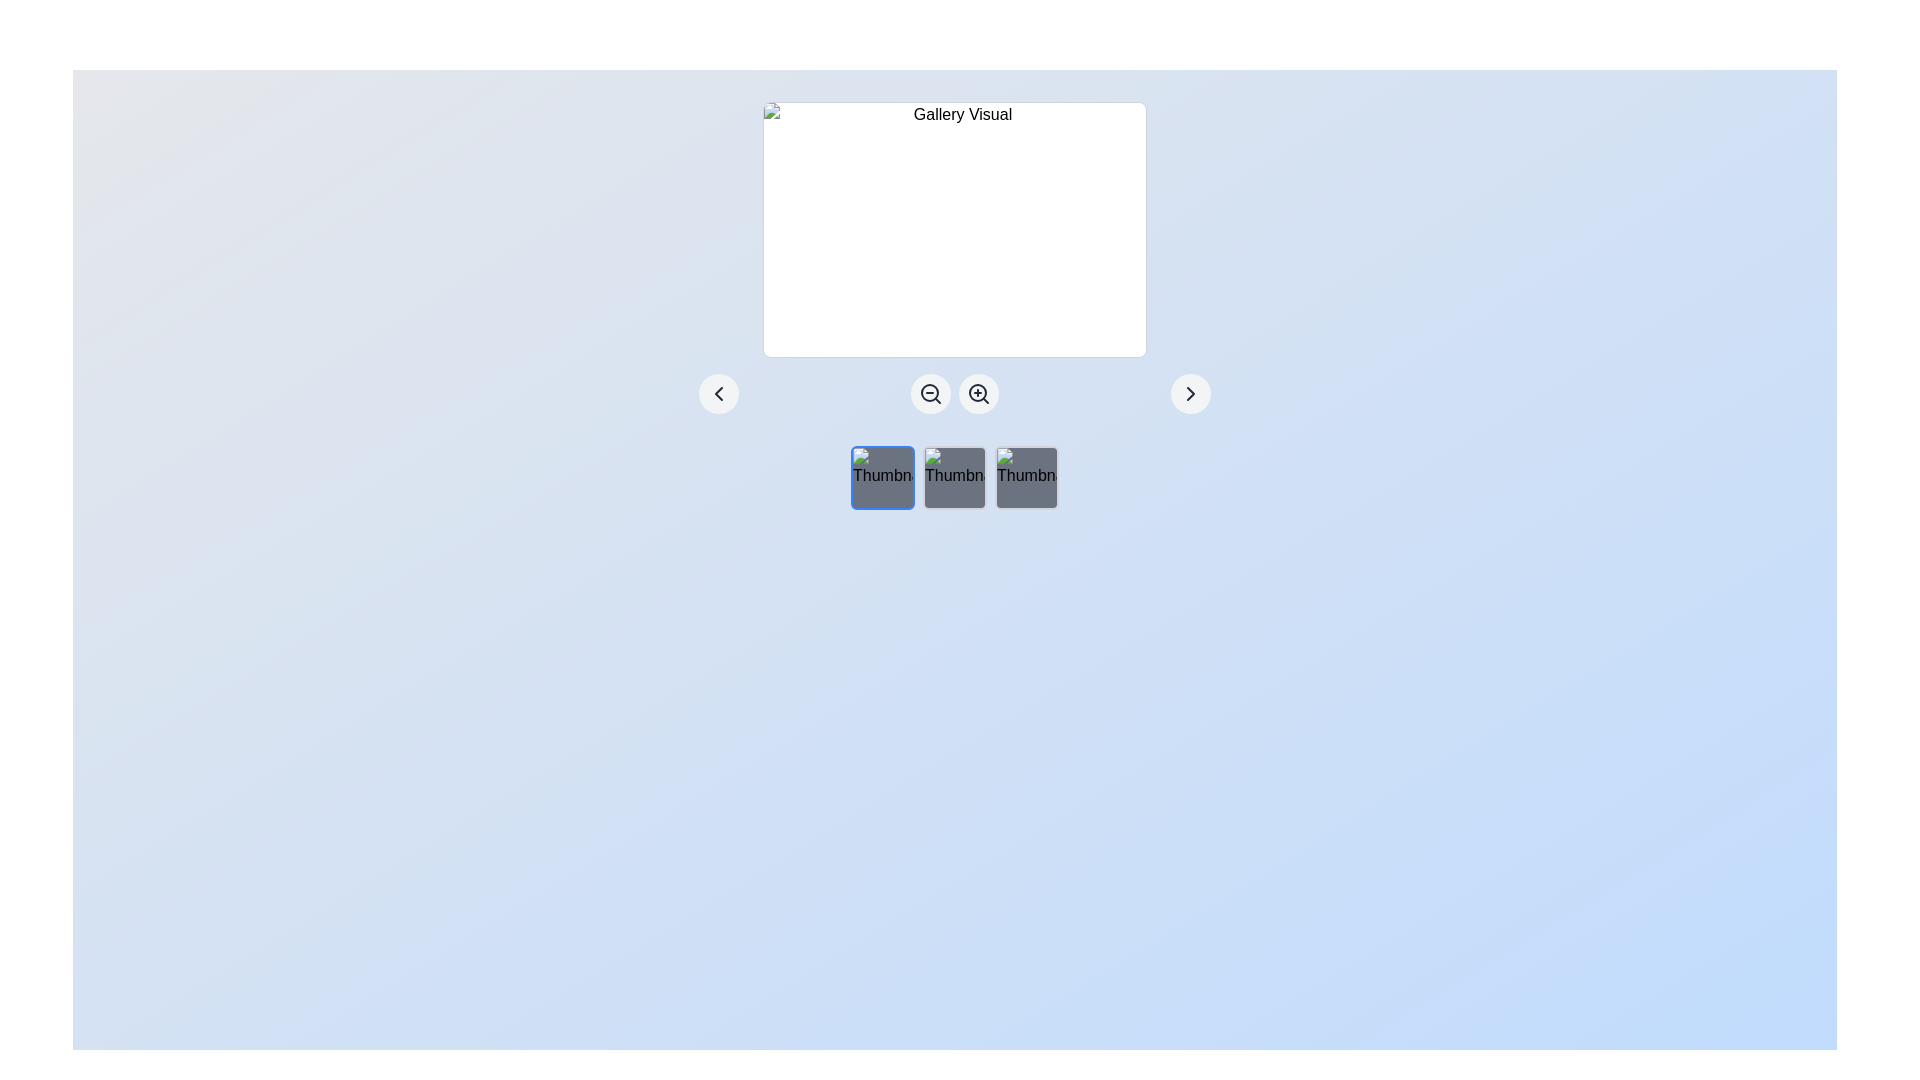 This screenshot has width=1920, height=1080. I want to click on the first image thumbnail, which is a small rectangular component containing an image placeholder, so click(882, 478).